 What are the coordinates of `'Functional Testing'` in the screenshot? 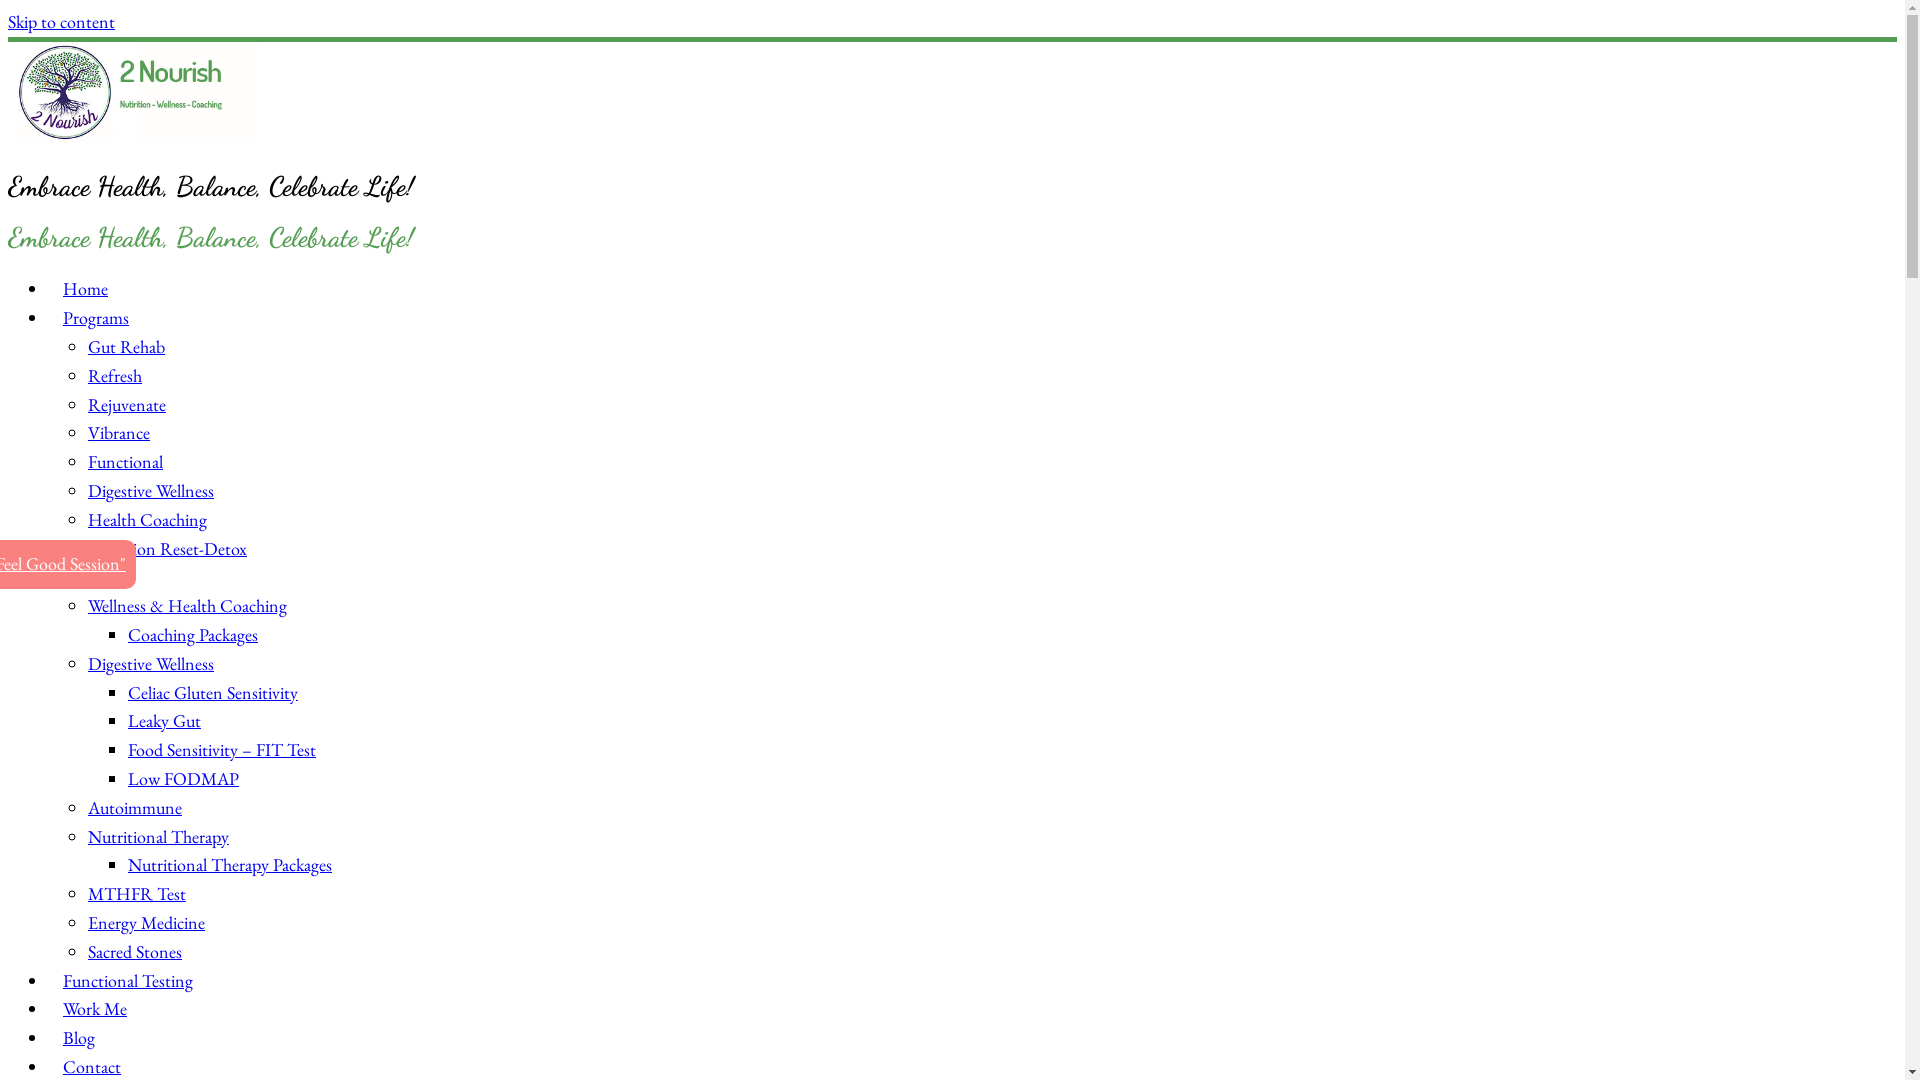 It's located at (127, 979).